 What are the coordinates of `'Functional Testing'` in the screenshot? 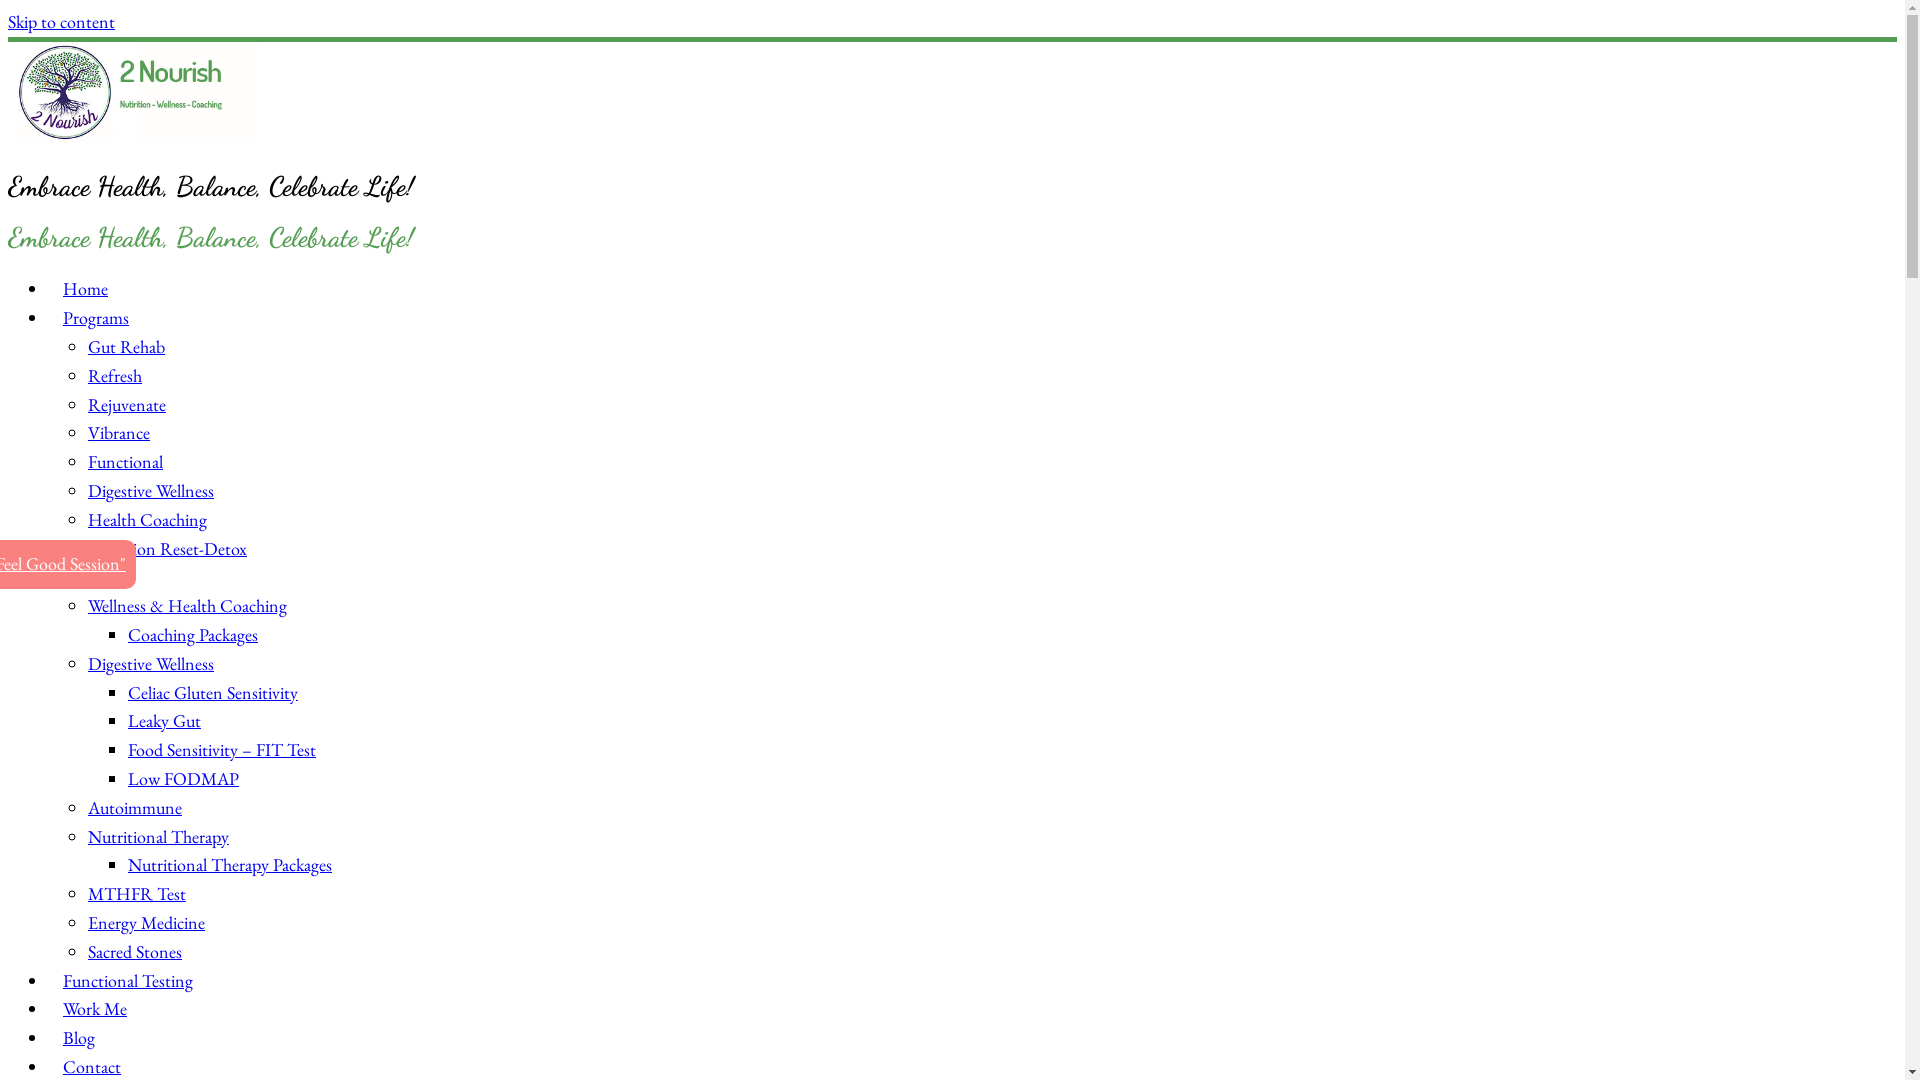 It's located at (127, 979).